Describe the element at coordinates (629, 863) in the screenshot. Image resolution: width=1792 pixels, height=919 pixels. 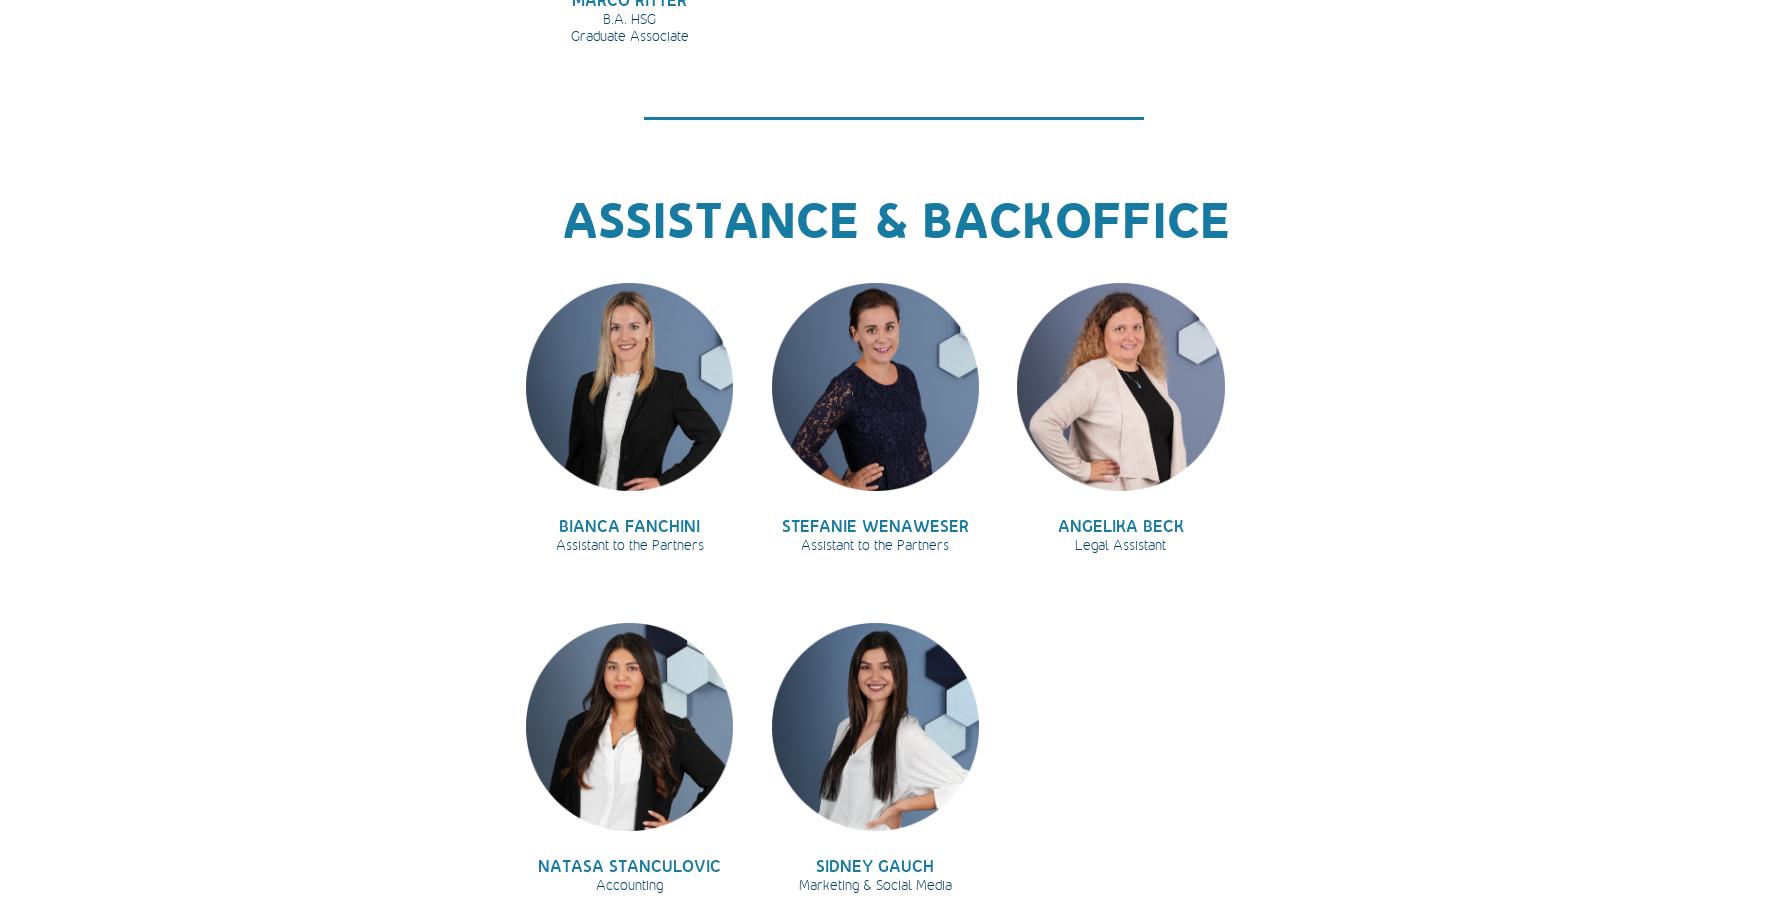
I see `'NATASA STANCULOVIC'` at that location.